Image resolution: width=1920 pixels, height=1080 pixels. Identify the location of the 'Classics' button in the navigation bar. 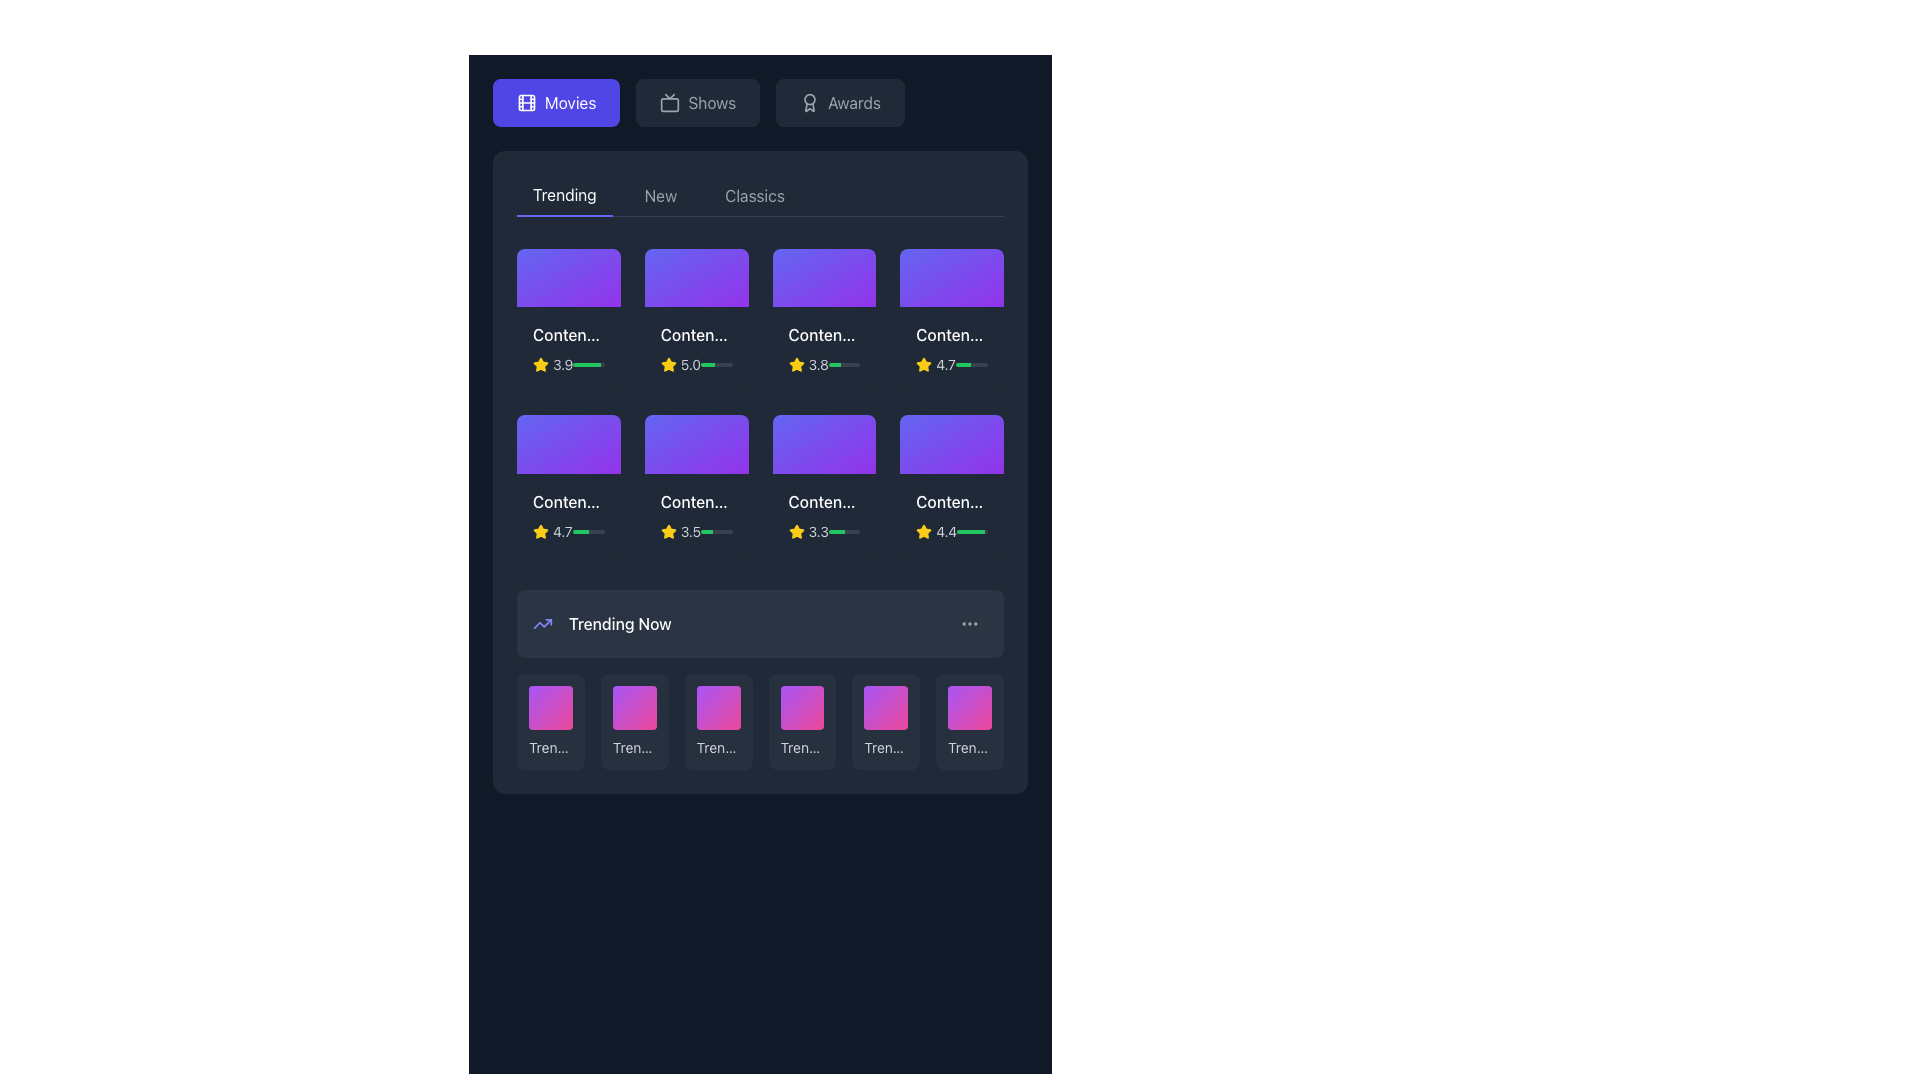
(753, 196).